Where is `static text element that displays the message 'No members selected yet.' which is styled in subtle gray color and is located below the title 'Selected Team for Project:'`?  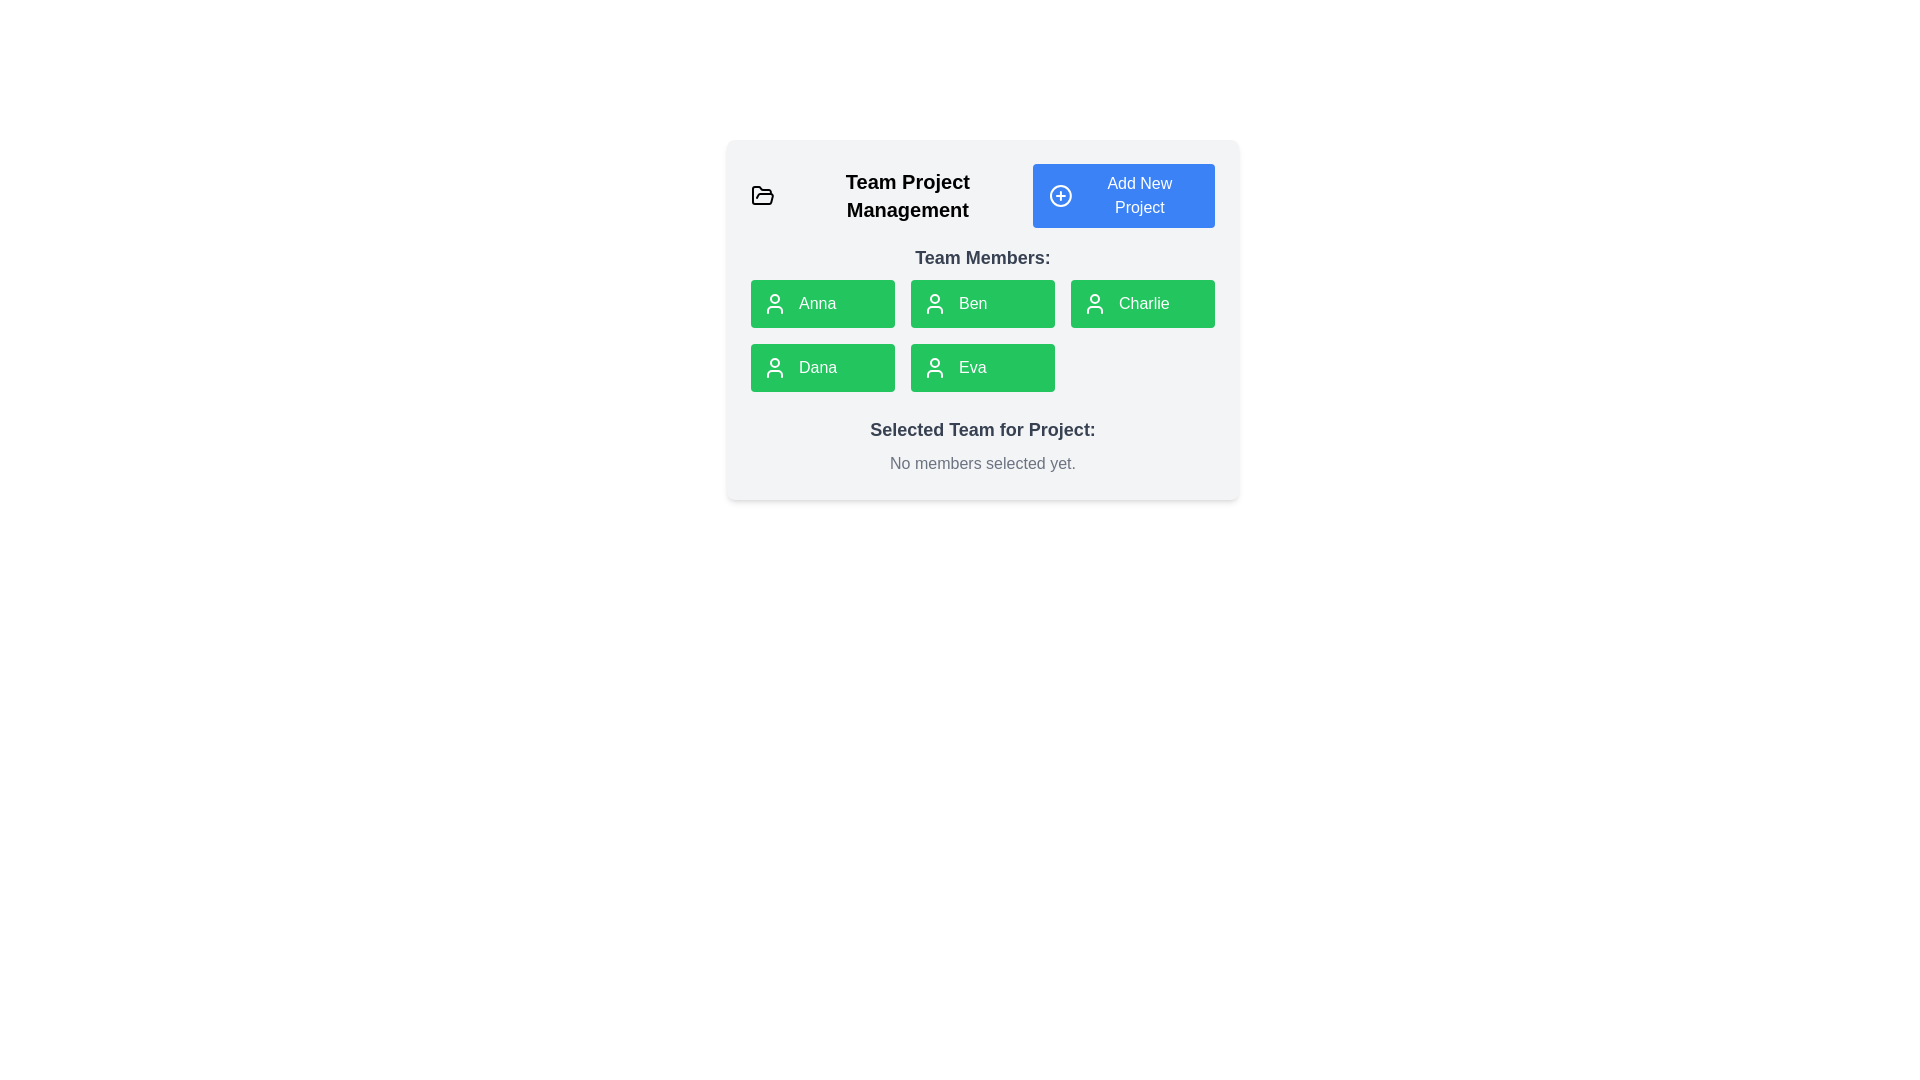 static text element that displays the message 'No members selected yet.' which is styled in subtle gray color and is located below the title 'Selected Team for Project:' is located at coordinates (983, 463).